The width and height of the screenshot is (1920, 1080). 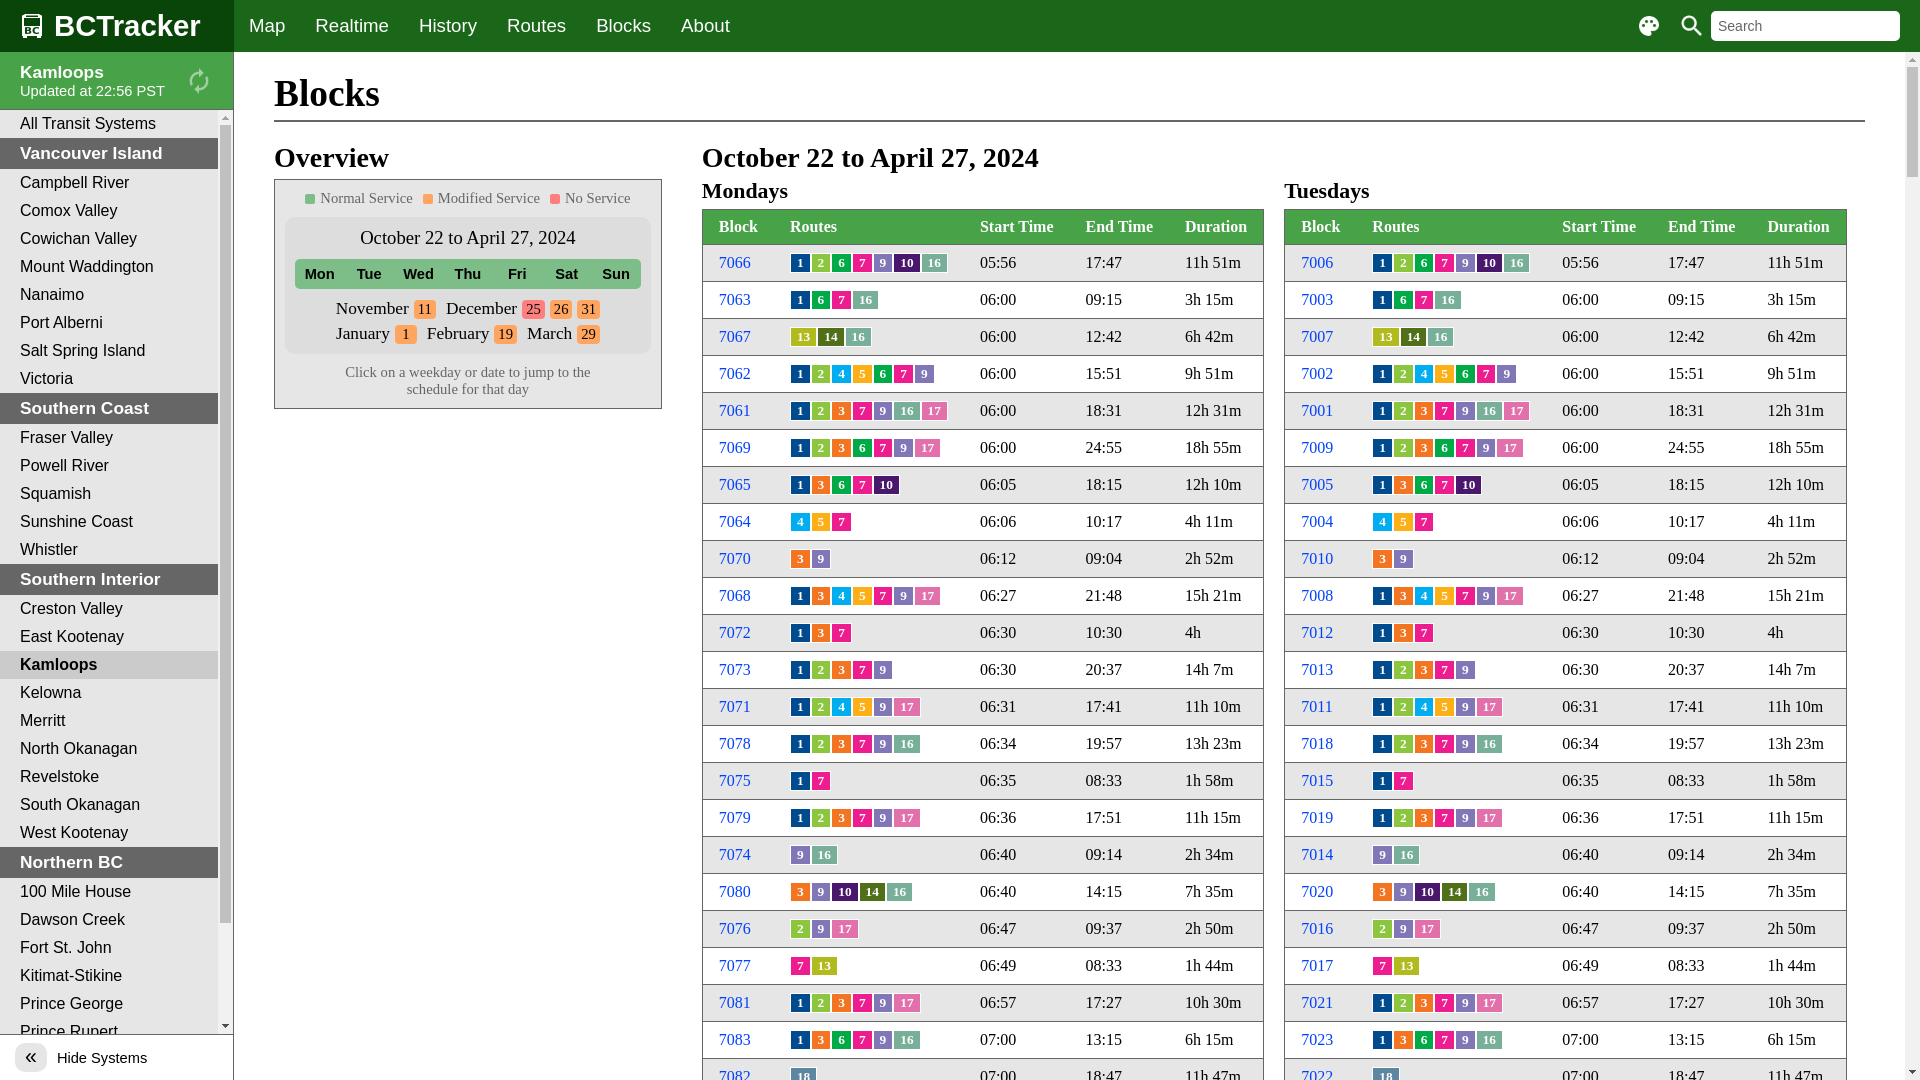 I want to click on '4', so click(x=841, y=374).